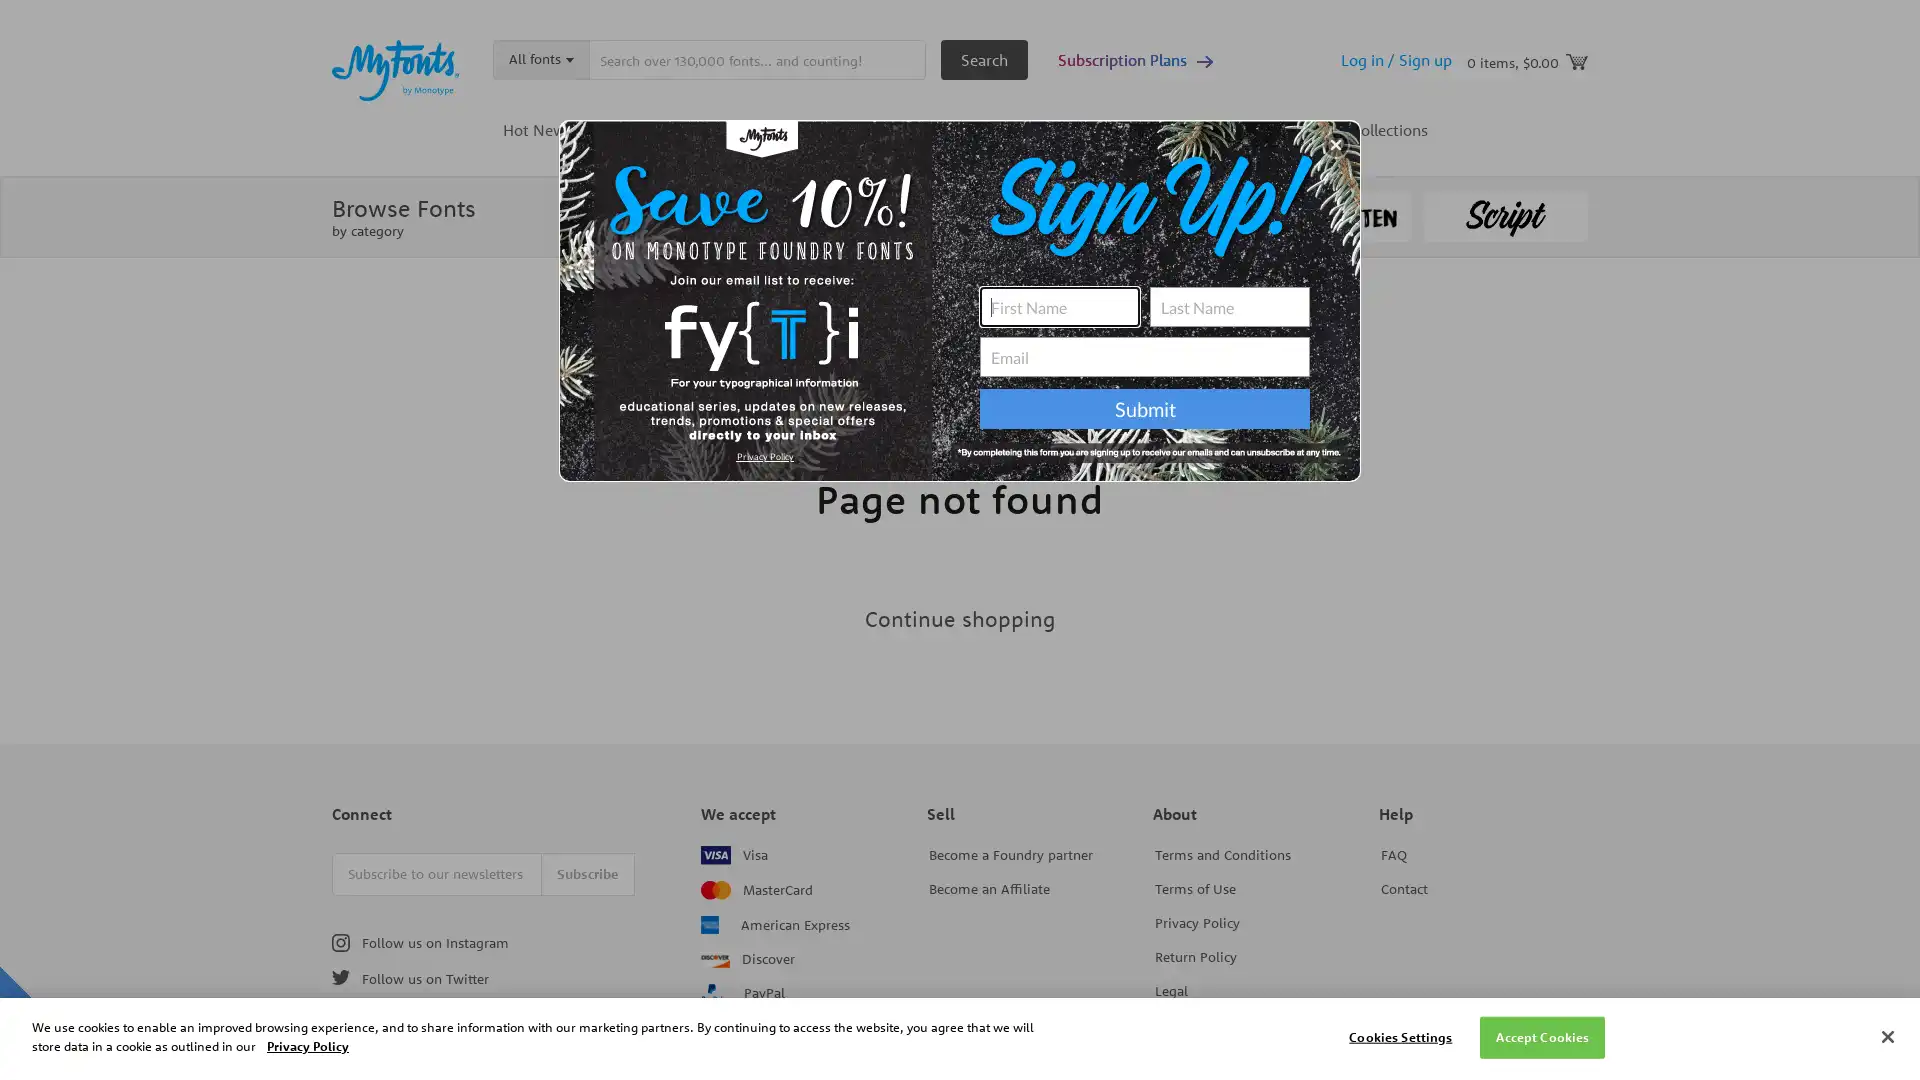 This screenshot has height=1080, width=1920. I want to click on Submit, so click(1145, 407).